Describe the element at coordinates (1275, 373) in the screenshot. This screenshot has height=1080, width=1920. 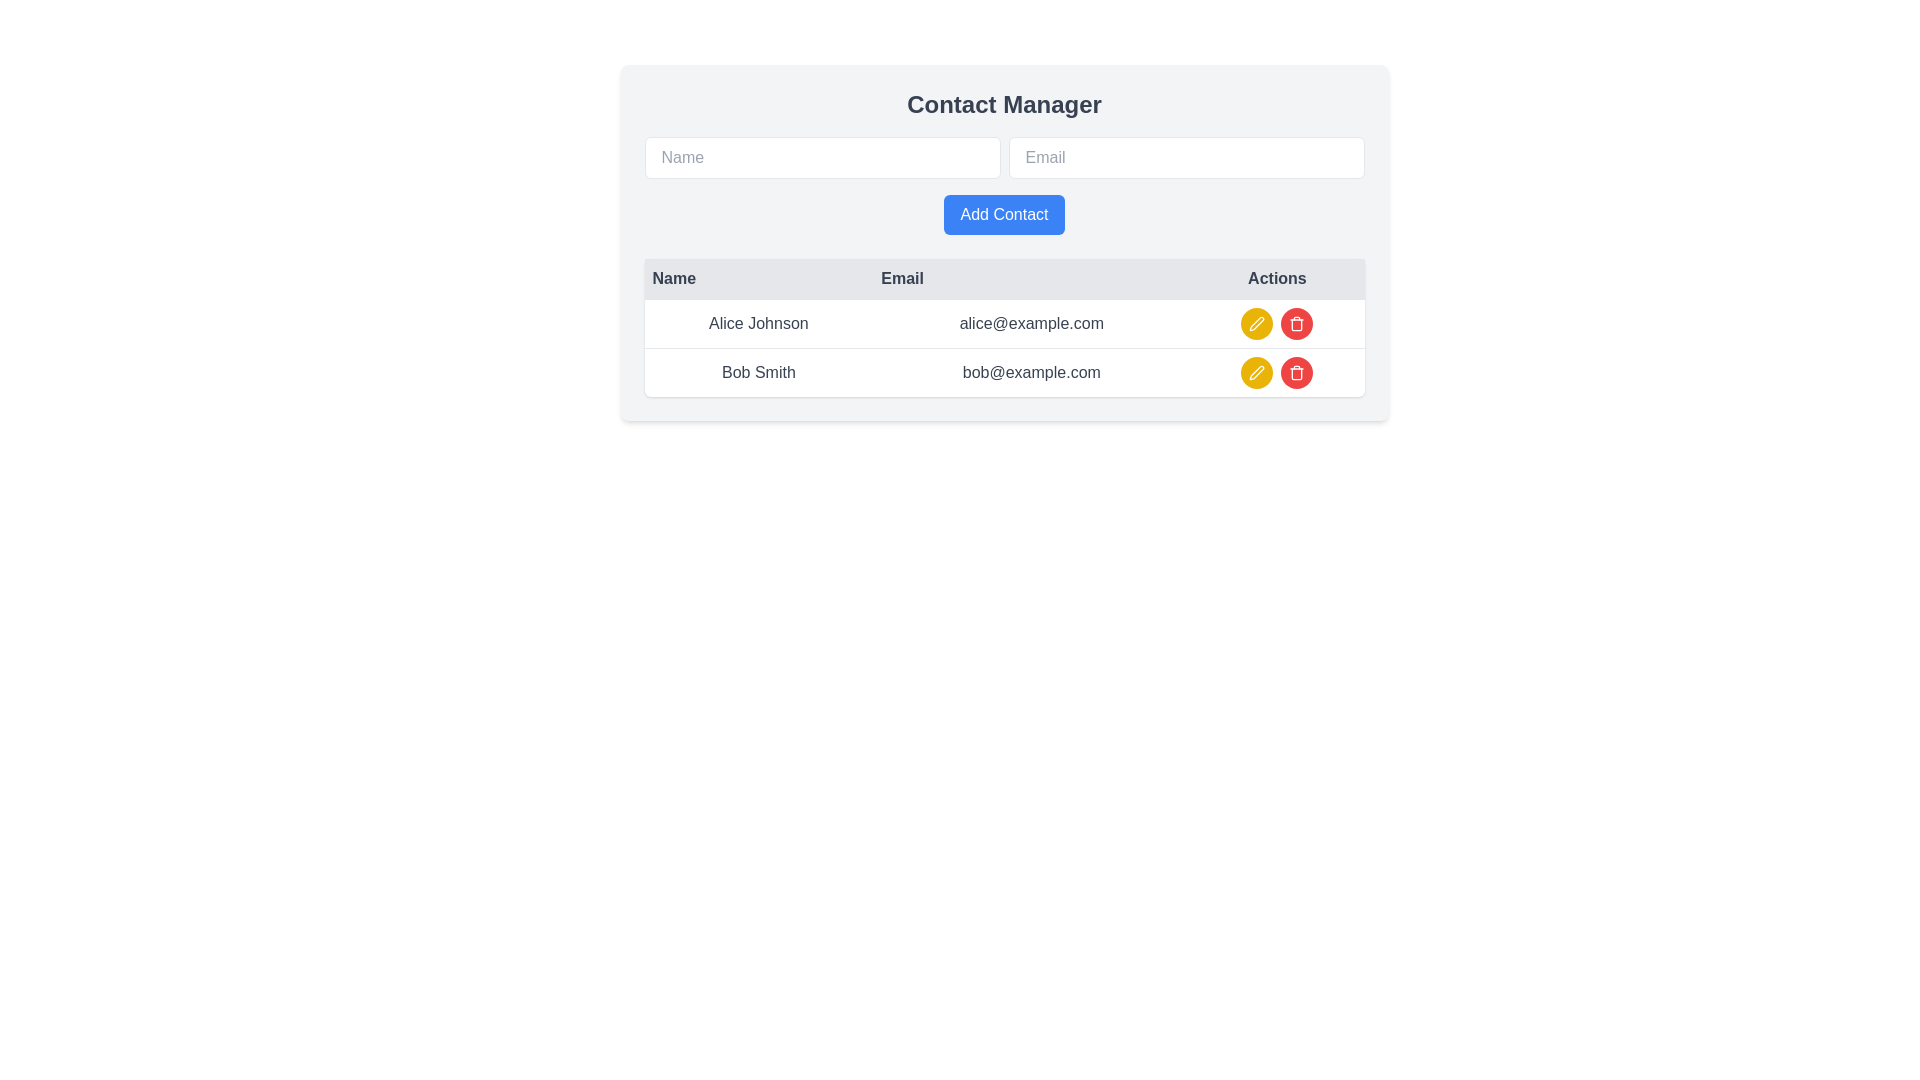
I see `the edit button in the Horizontal option group for editing the contact information of 'Bob Smith', located in the last row of the table in the 'Actions' column` at that location.